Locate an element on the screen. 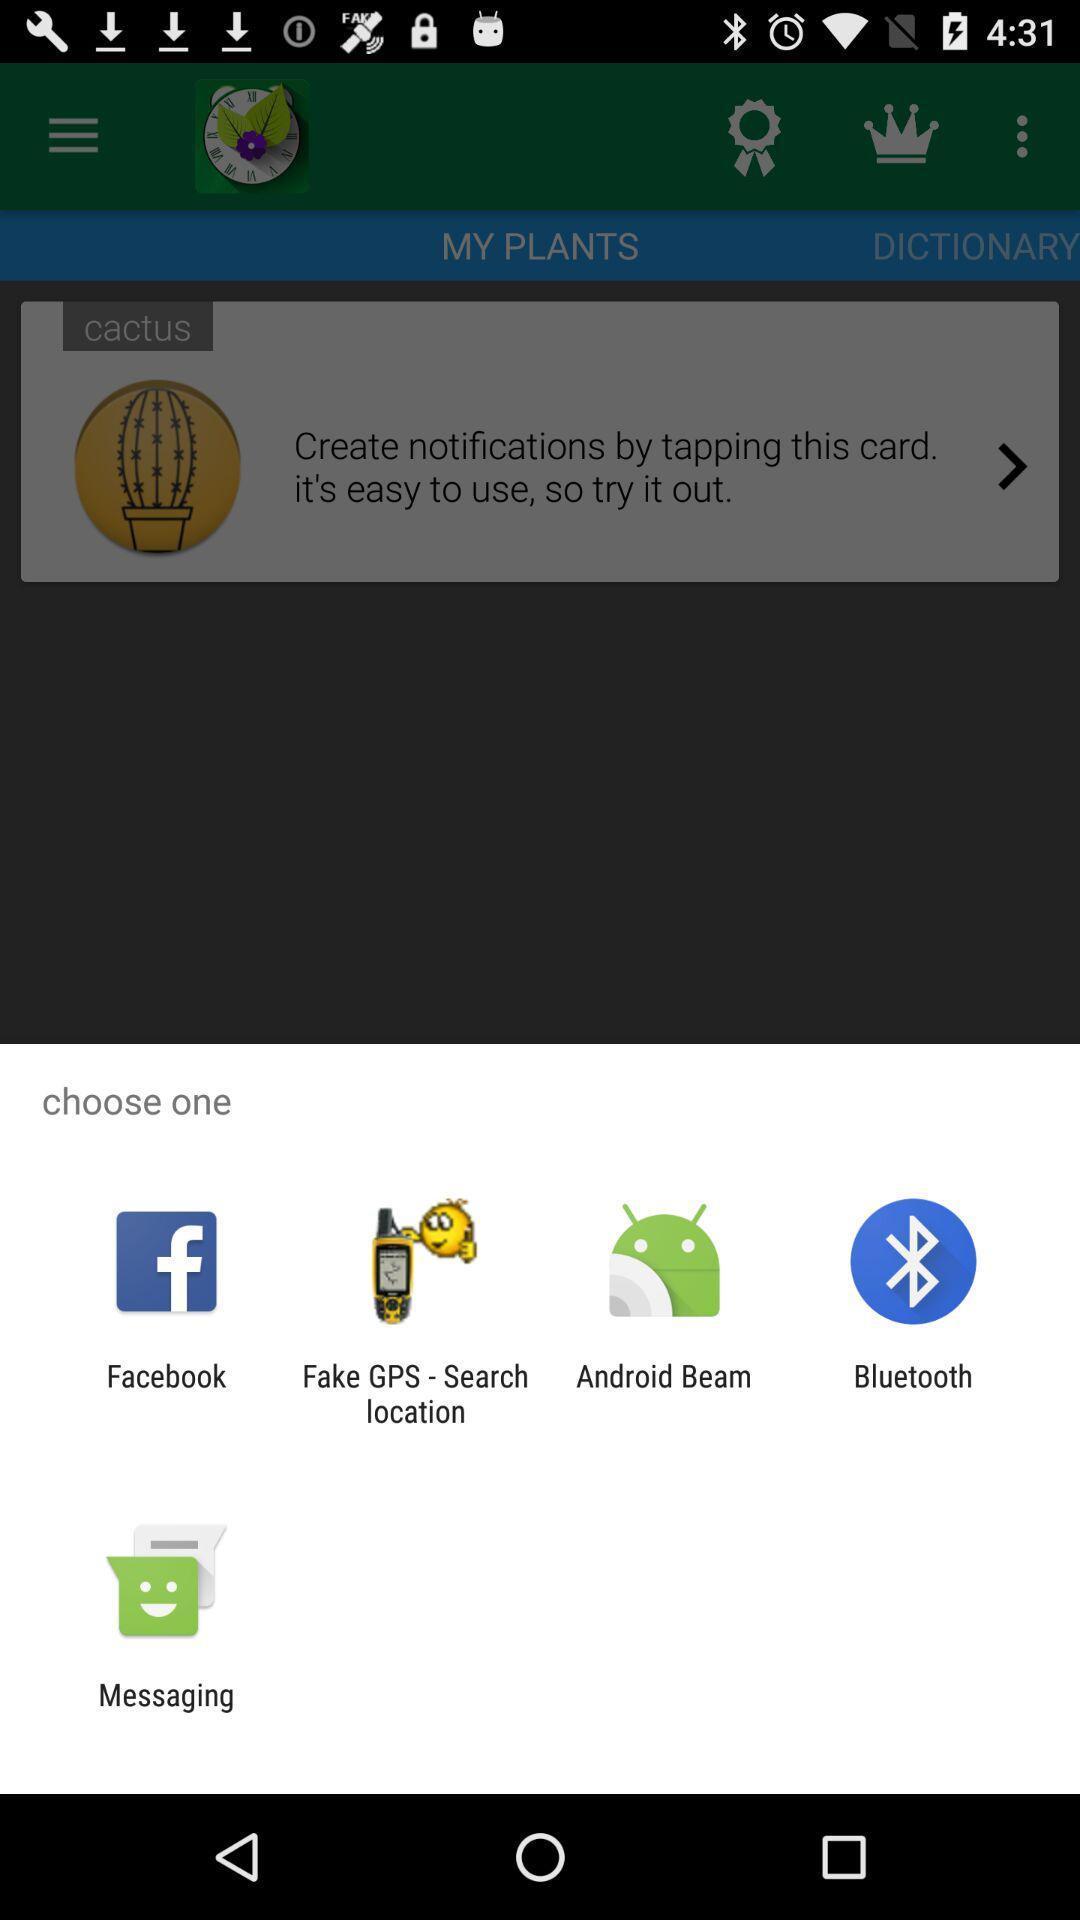 Image resolution: width=1080 pixels, height=1920 pixels. the app next to android beam icon is located at coordinates (913, 1392).